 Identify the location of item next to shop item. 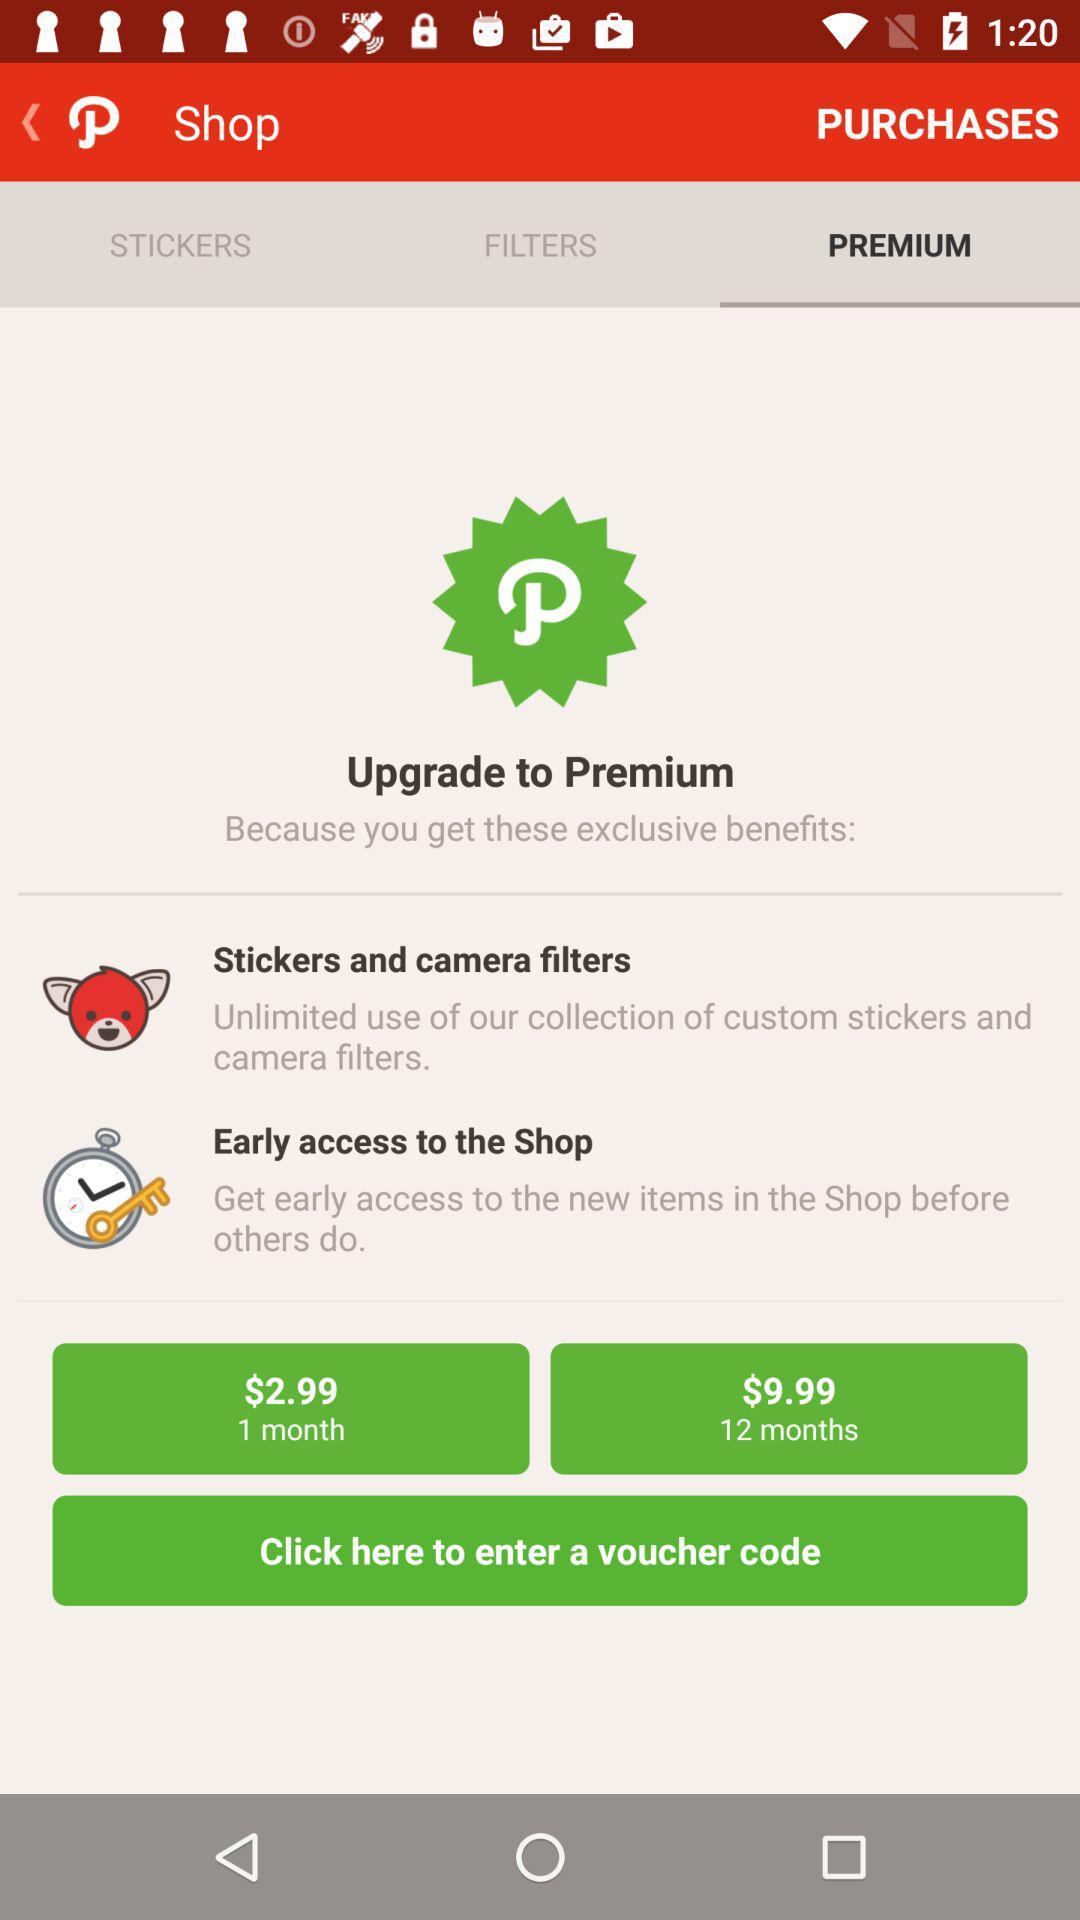
(937, 121).